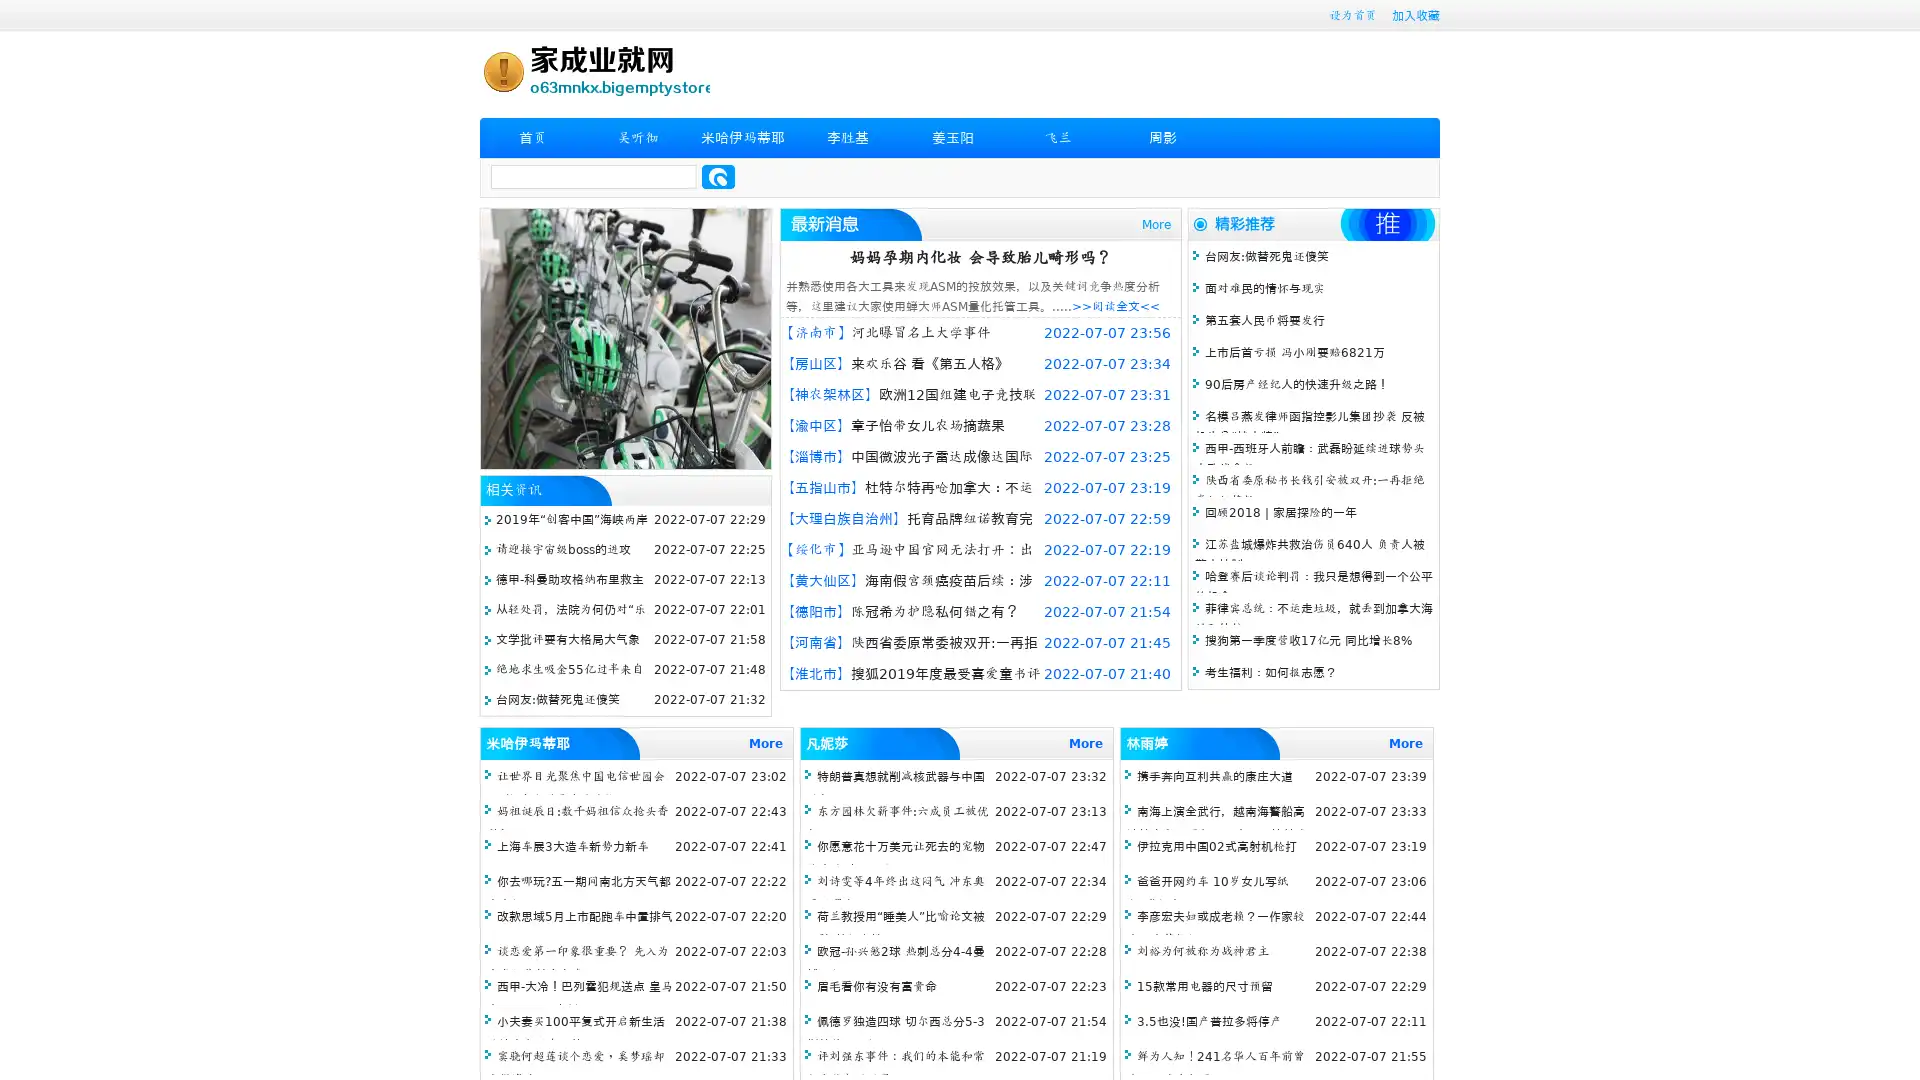  Describe the element at coordinates (718, 176) in the screenshot. I see `Search` at that location.